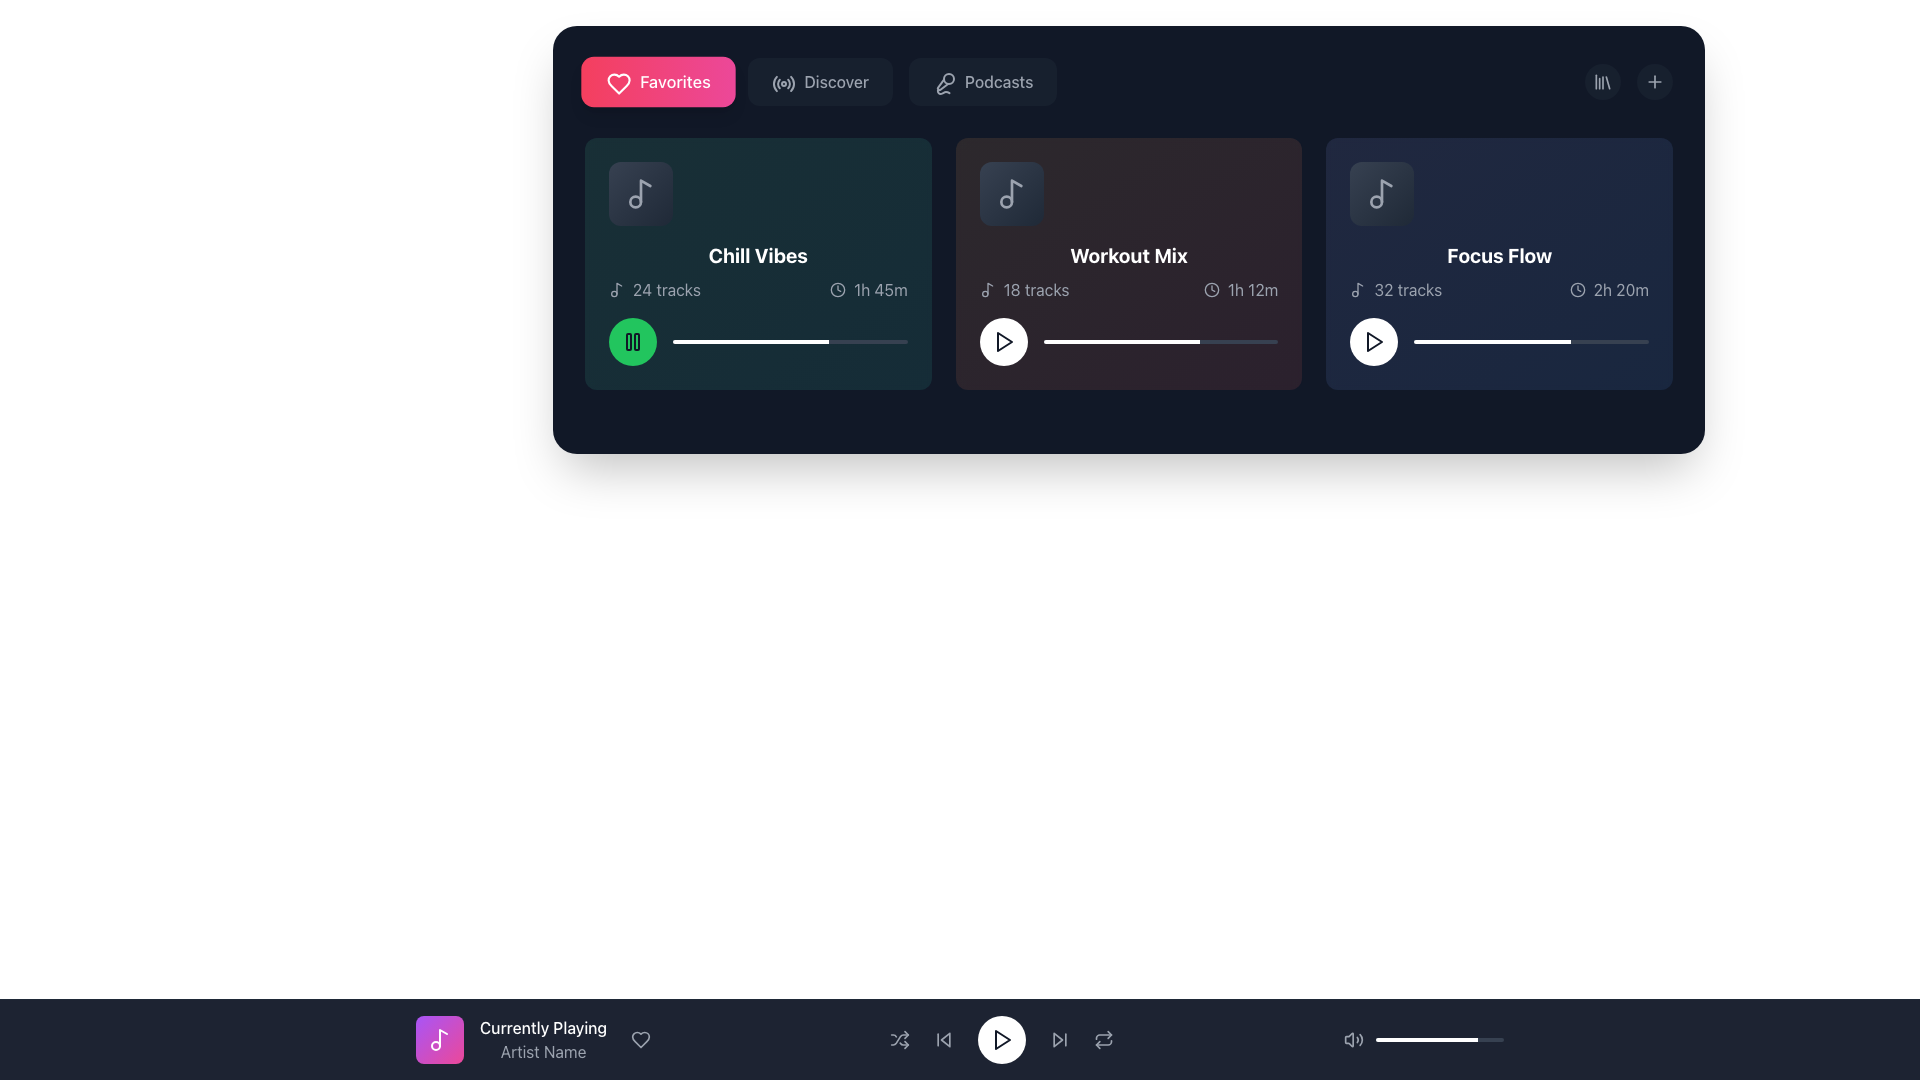 This screenshot has width=1920, height=1080. What do you see at coordinates (537, 1039) in the screenshot?
I see `the heart icon on the Informative component located at the bottom-left corner of the interface to like the track` at bounding box center [537, 1039].